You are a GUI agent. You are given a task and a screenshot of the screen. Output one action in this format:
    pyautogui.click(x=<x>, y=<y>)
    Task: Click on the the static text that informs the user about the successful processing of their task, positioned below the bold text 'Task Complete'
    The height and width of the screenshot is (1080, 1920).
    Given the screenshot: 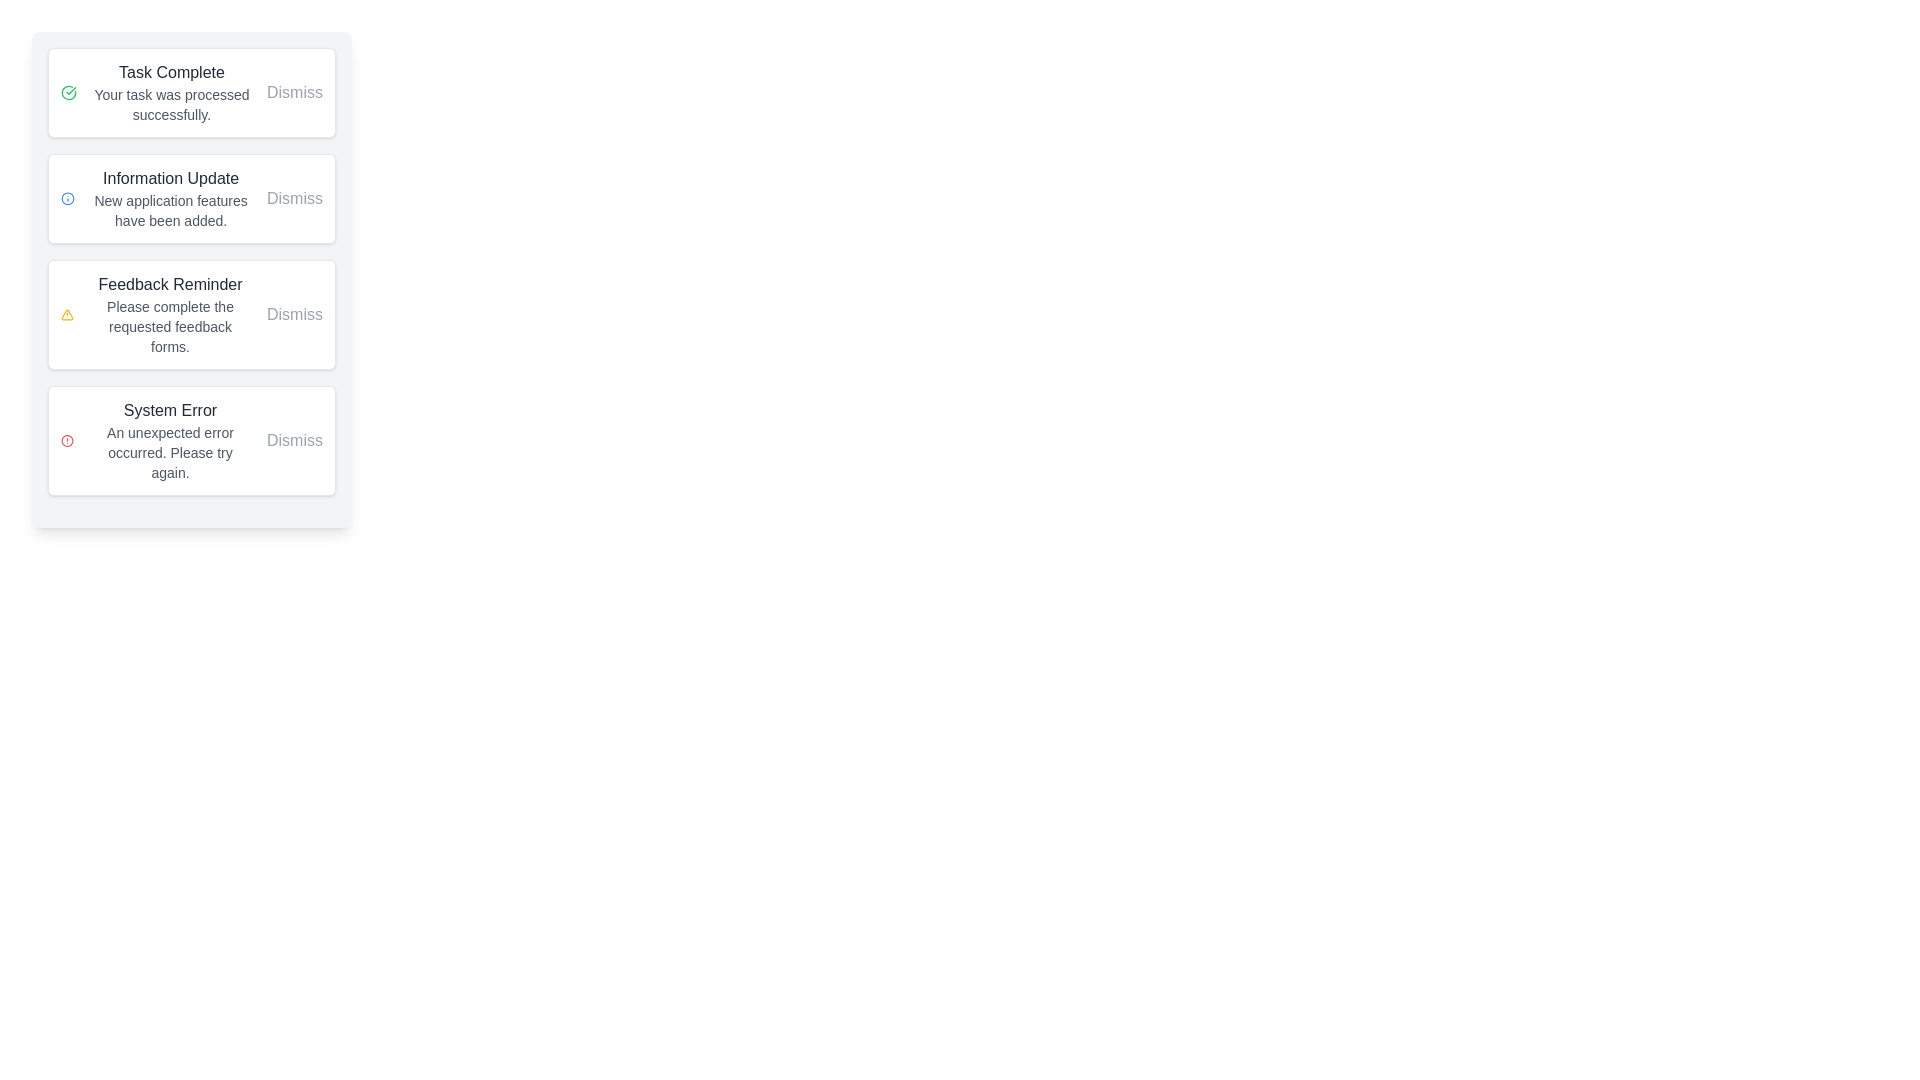 What is the action you would take?
    pyautogui.click(x=172, y=104)
    